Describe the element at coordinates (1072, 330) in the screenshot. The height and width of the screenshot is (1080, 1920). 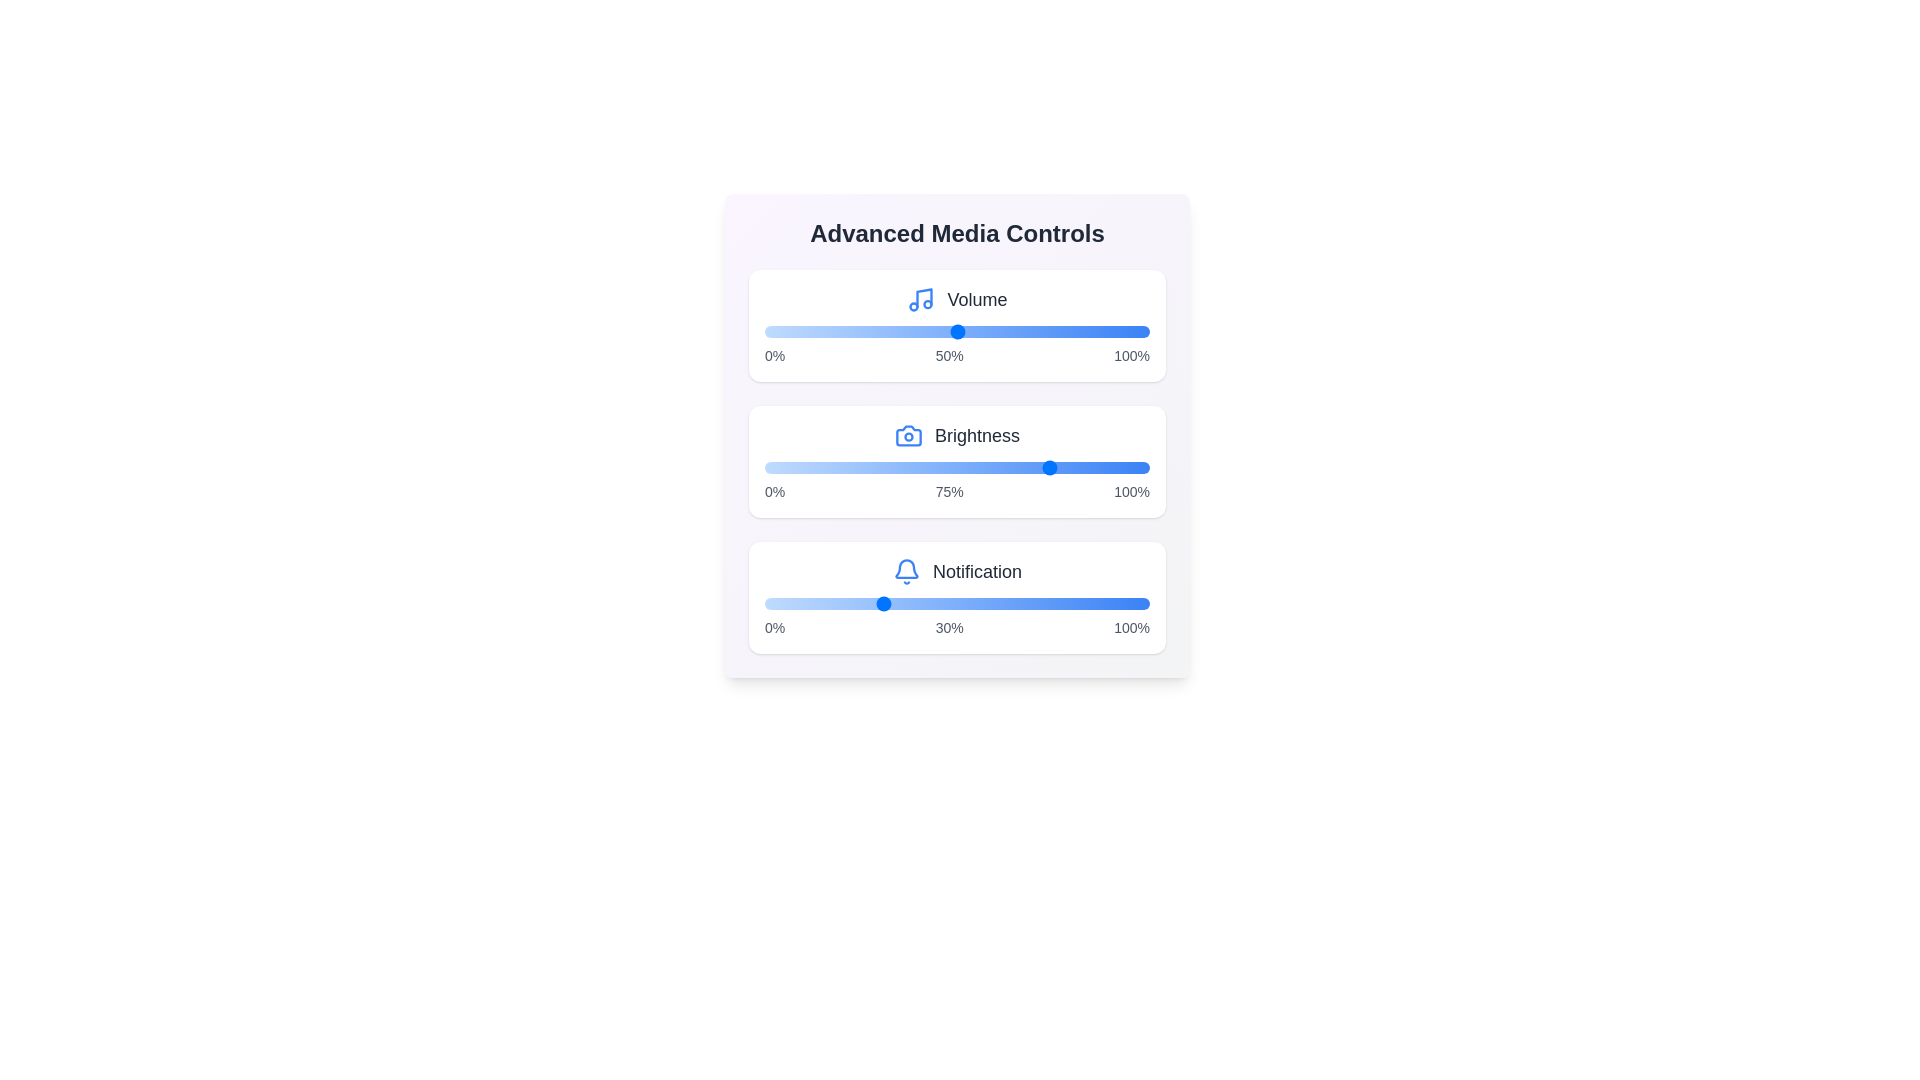
I see `the 0 slider to 60%` at that location.